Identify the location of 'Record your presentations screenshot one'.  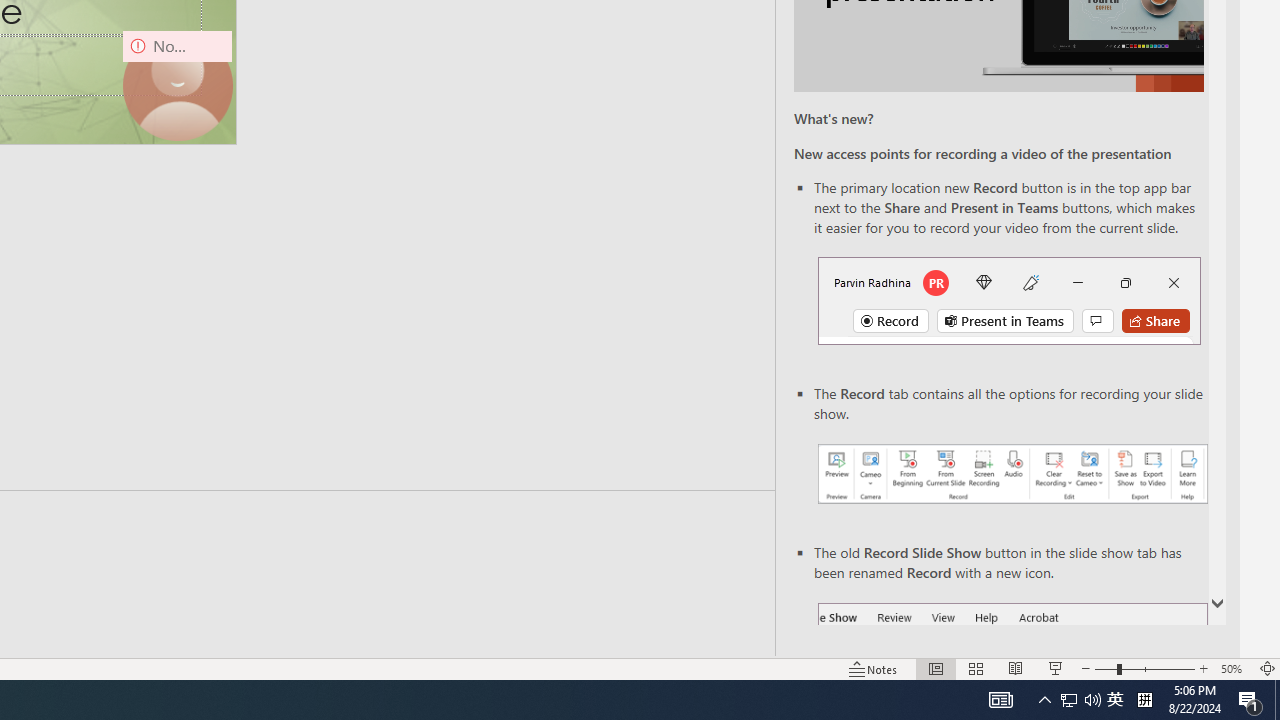
(1013, 474).